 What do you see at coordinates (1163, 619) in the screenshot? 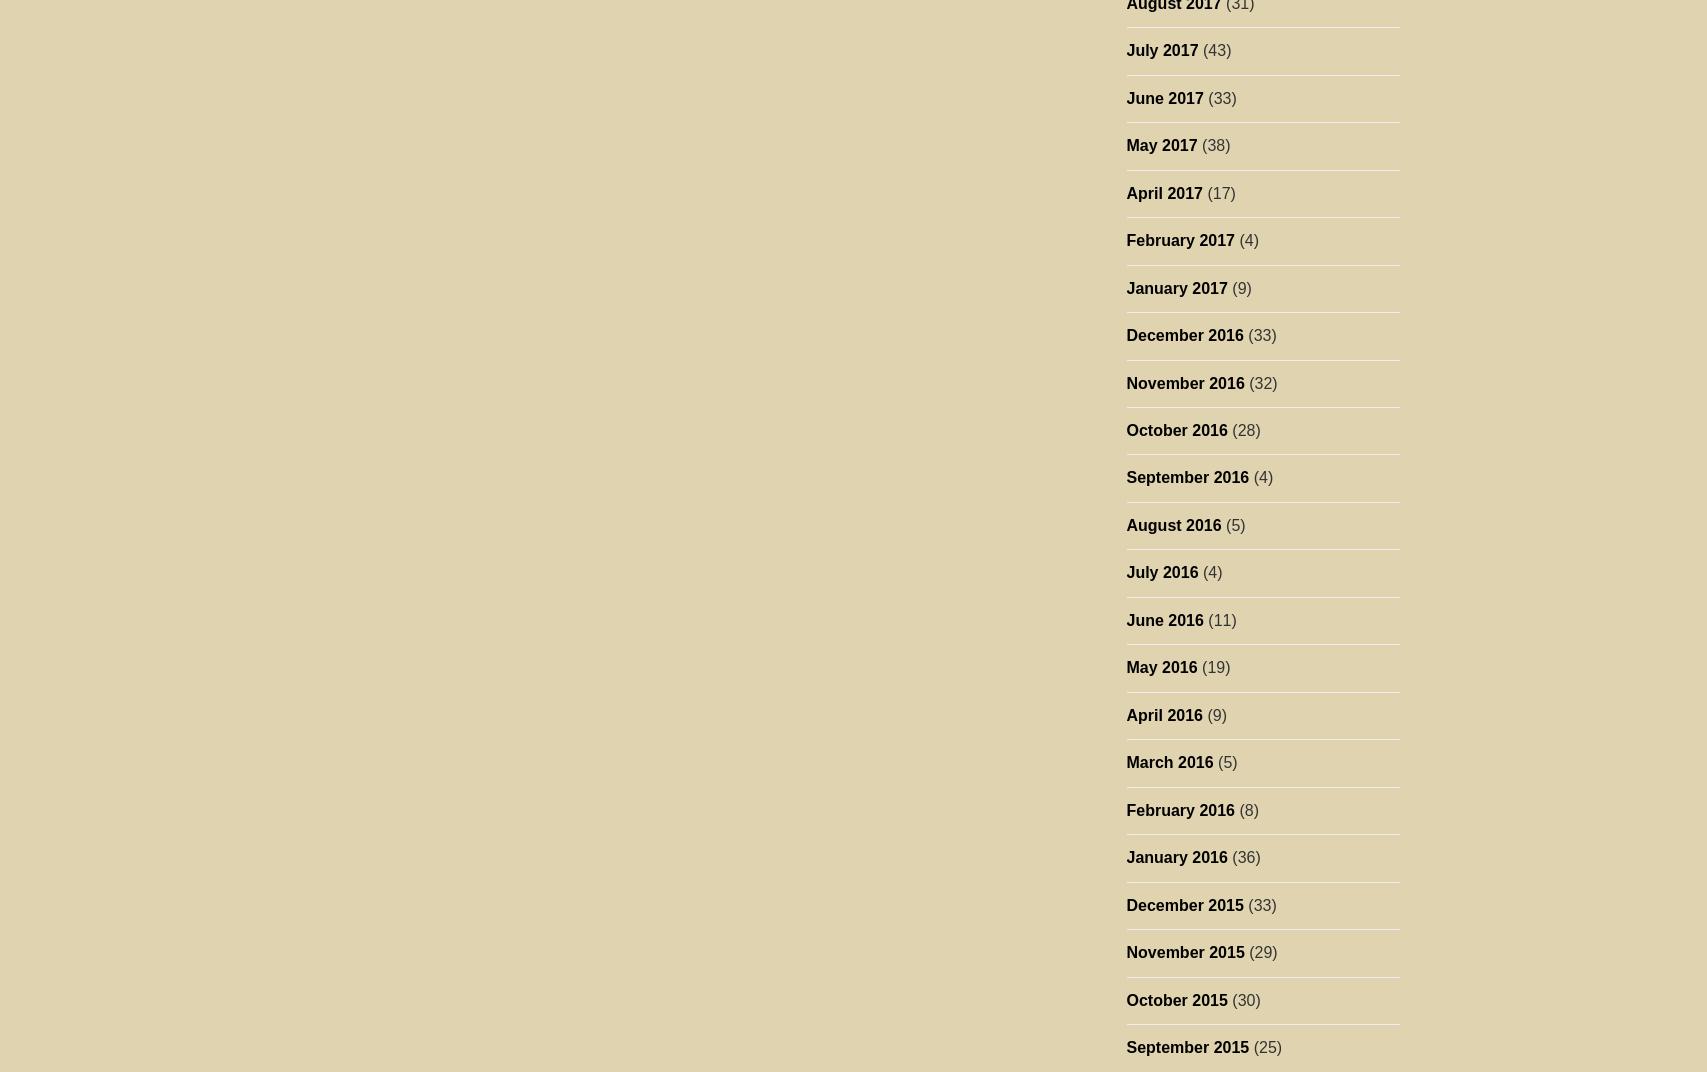
I see `'June 2016'` at bounding box center [1163, 619].